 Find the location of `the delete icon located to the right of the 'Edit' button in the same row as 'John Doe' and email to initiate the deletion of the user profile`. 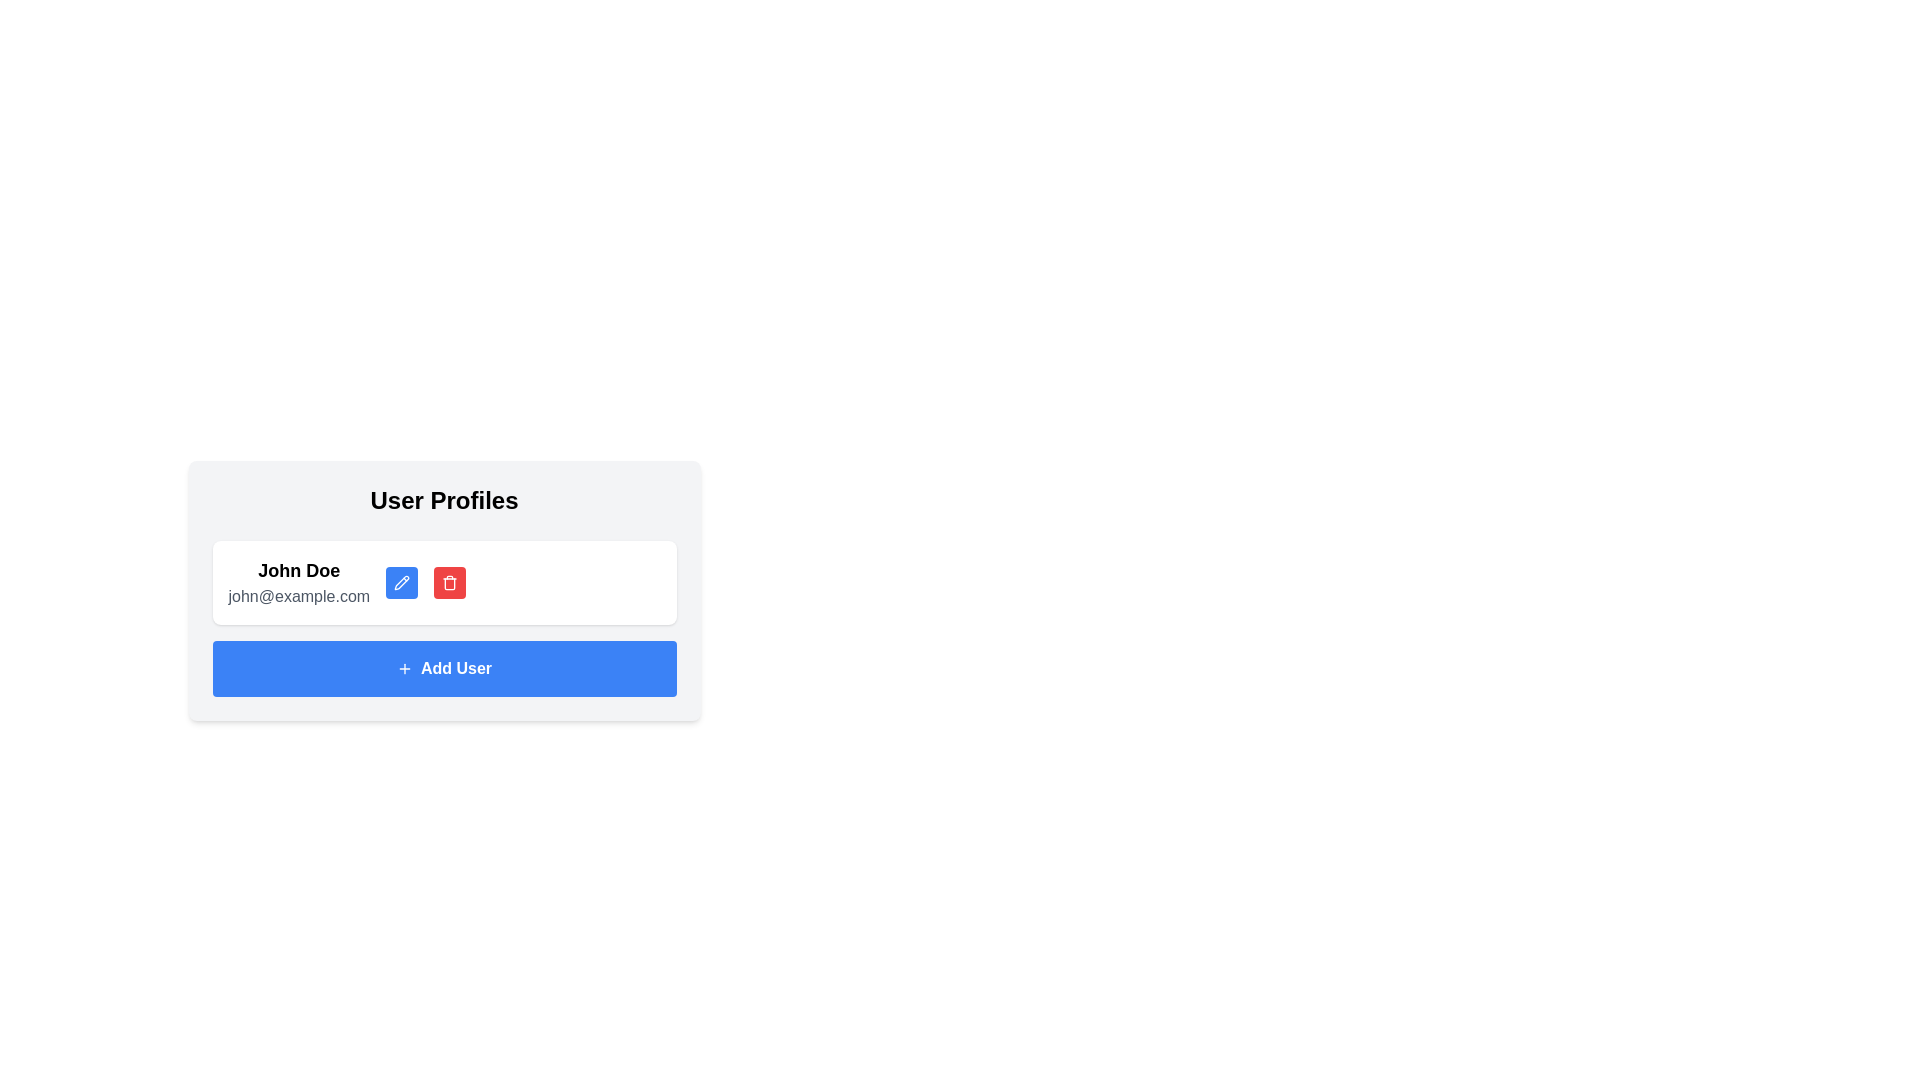

the delete icon located to the right of the 'Edit' button in the same row as 'John Doe' and email to initiate the deletion of the user profile is located at coordinates (449, 582).